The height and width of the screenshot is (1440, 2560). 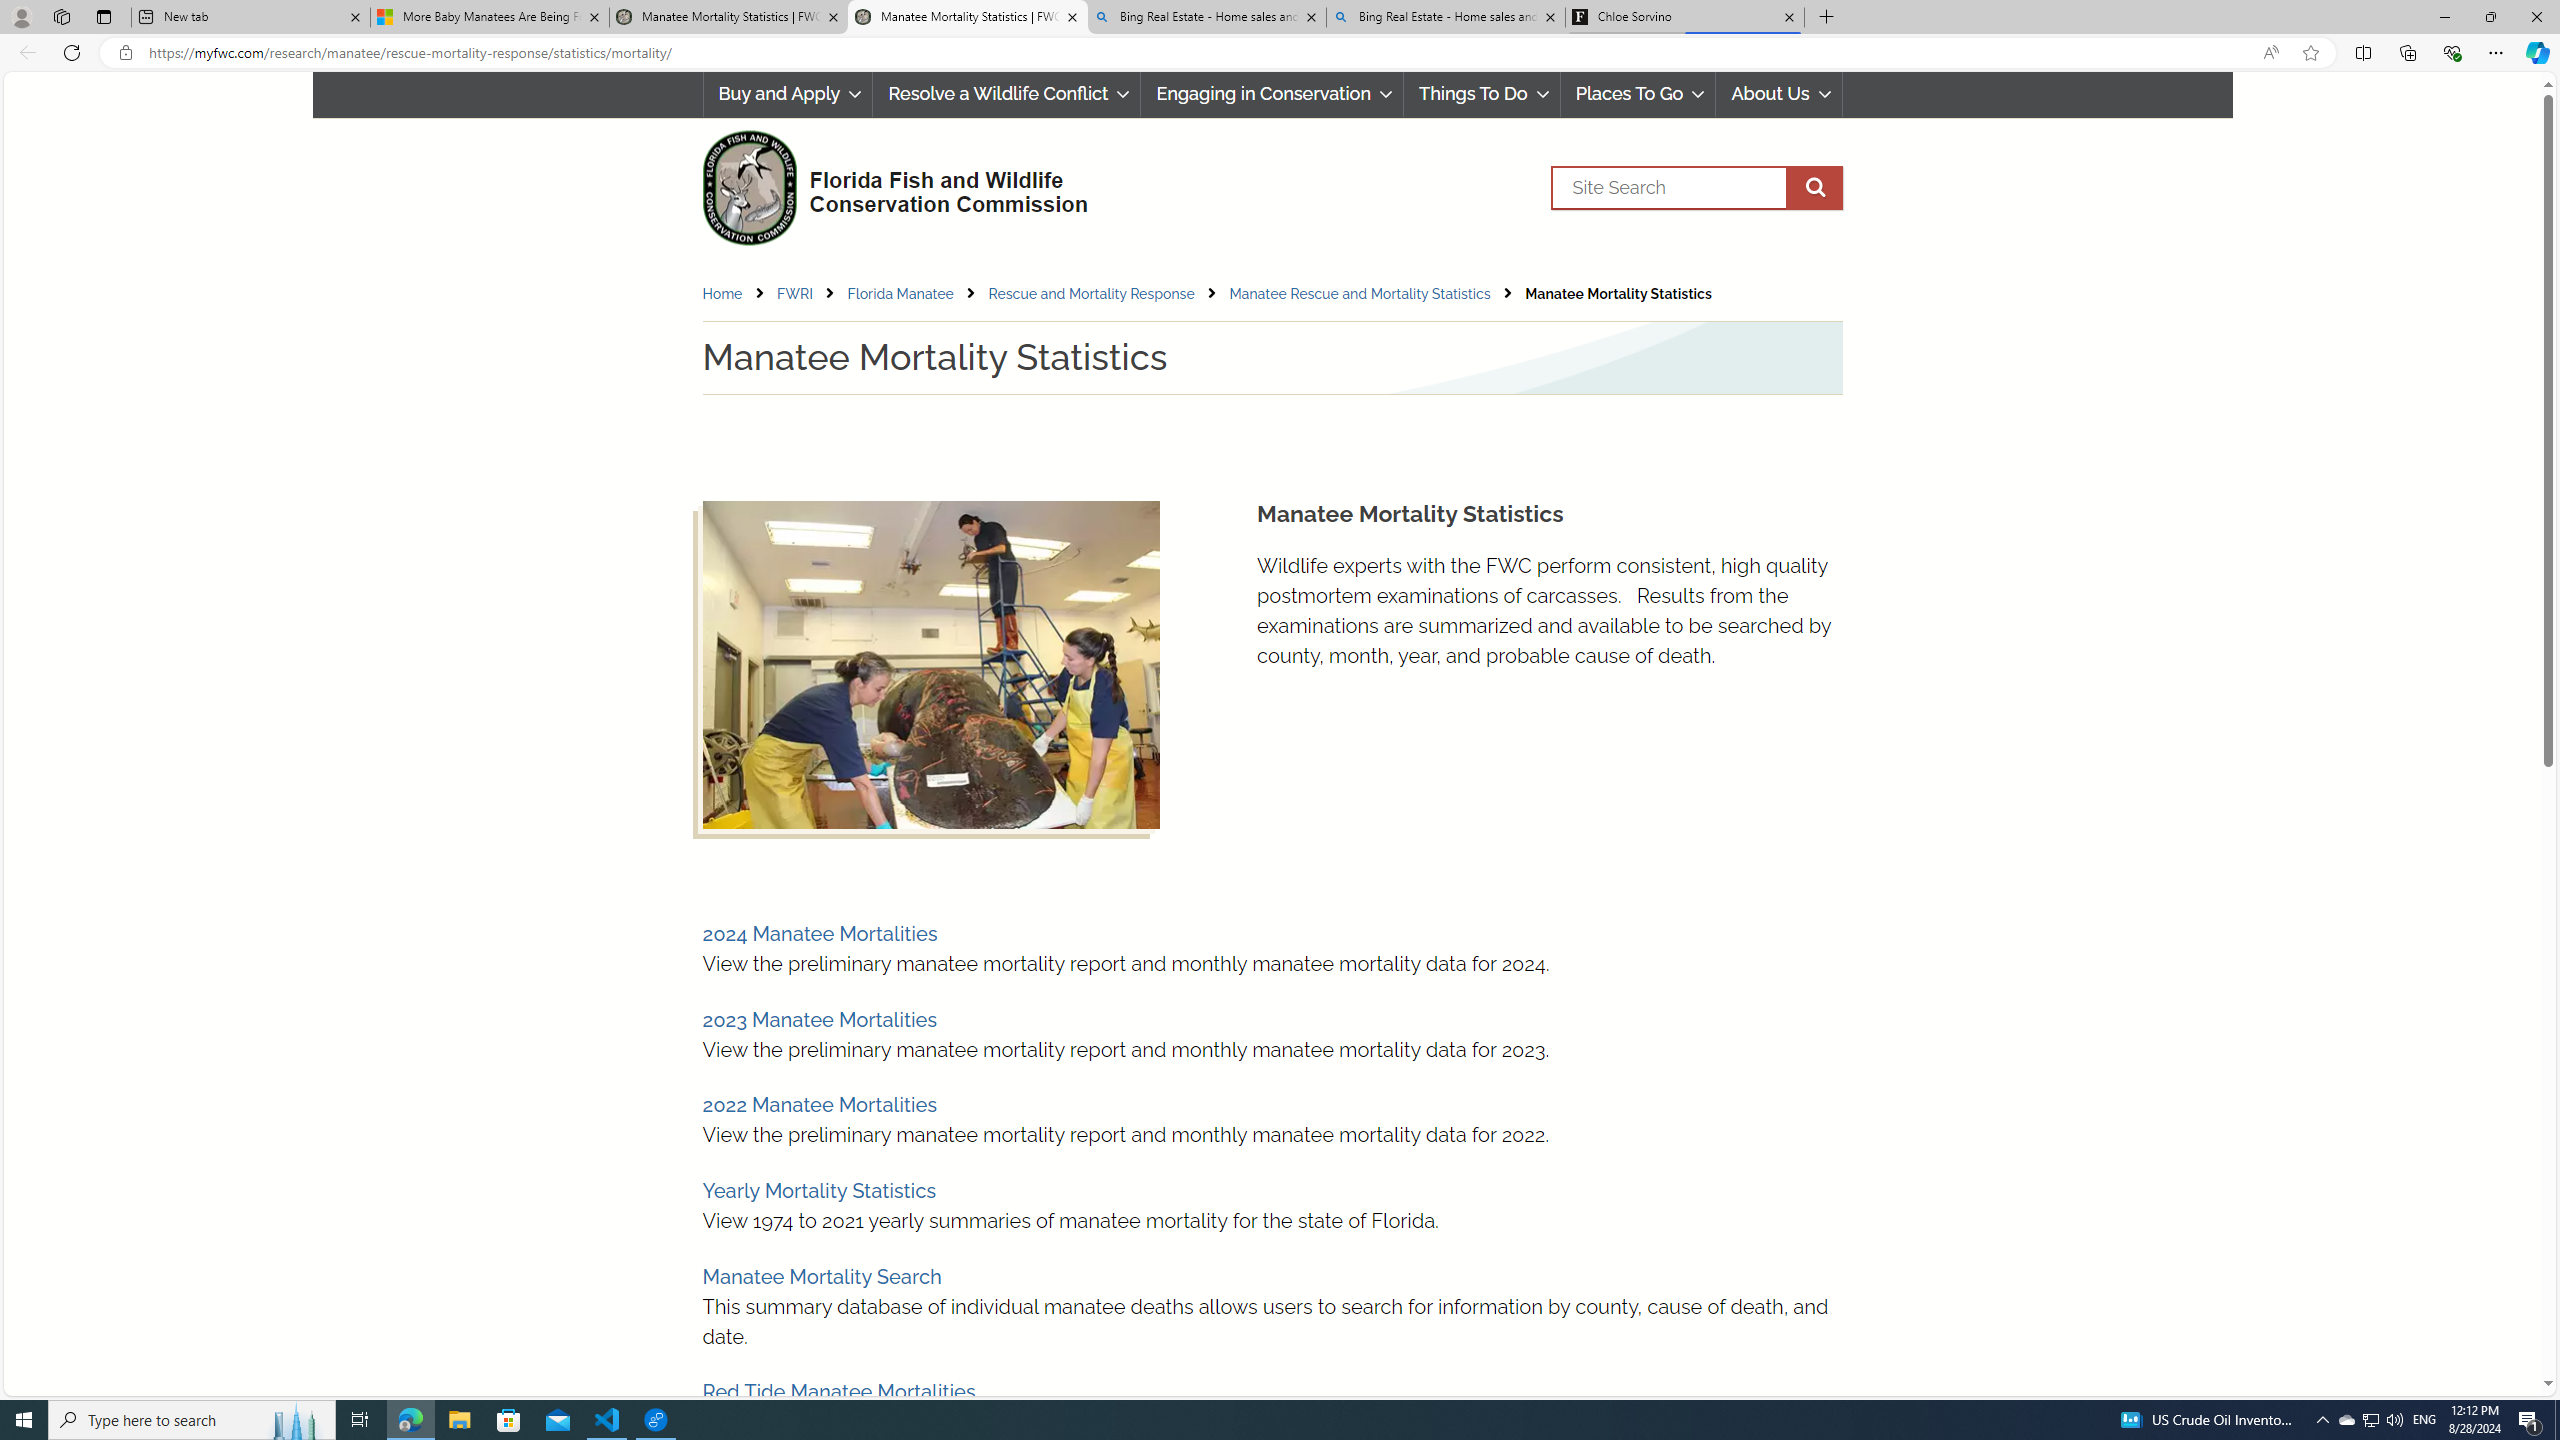 I want to click on 'Home', so click(x=721, y=294).